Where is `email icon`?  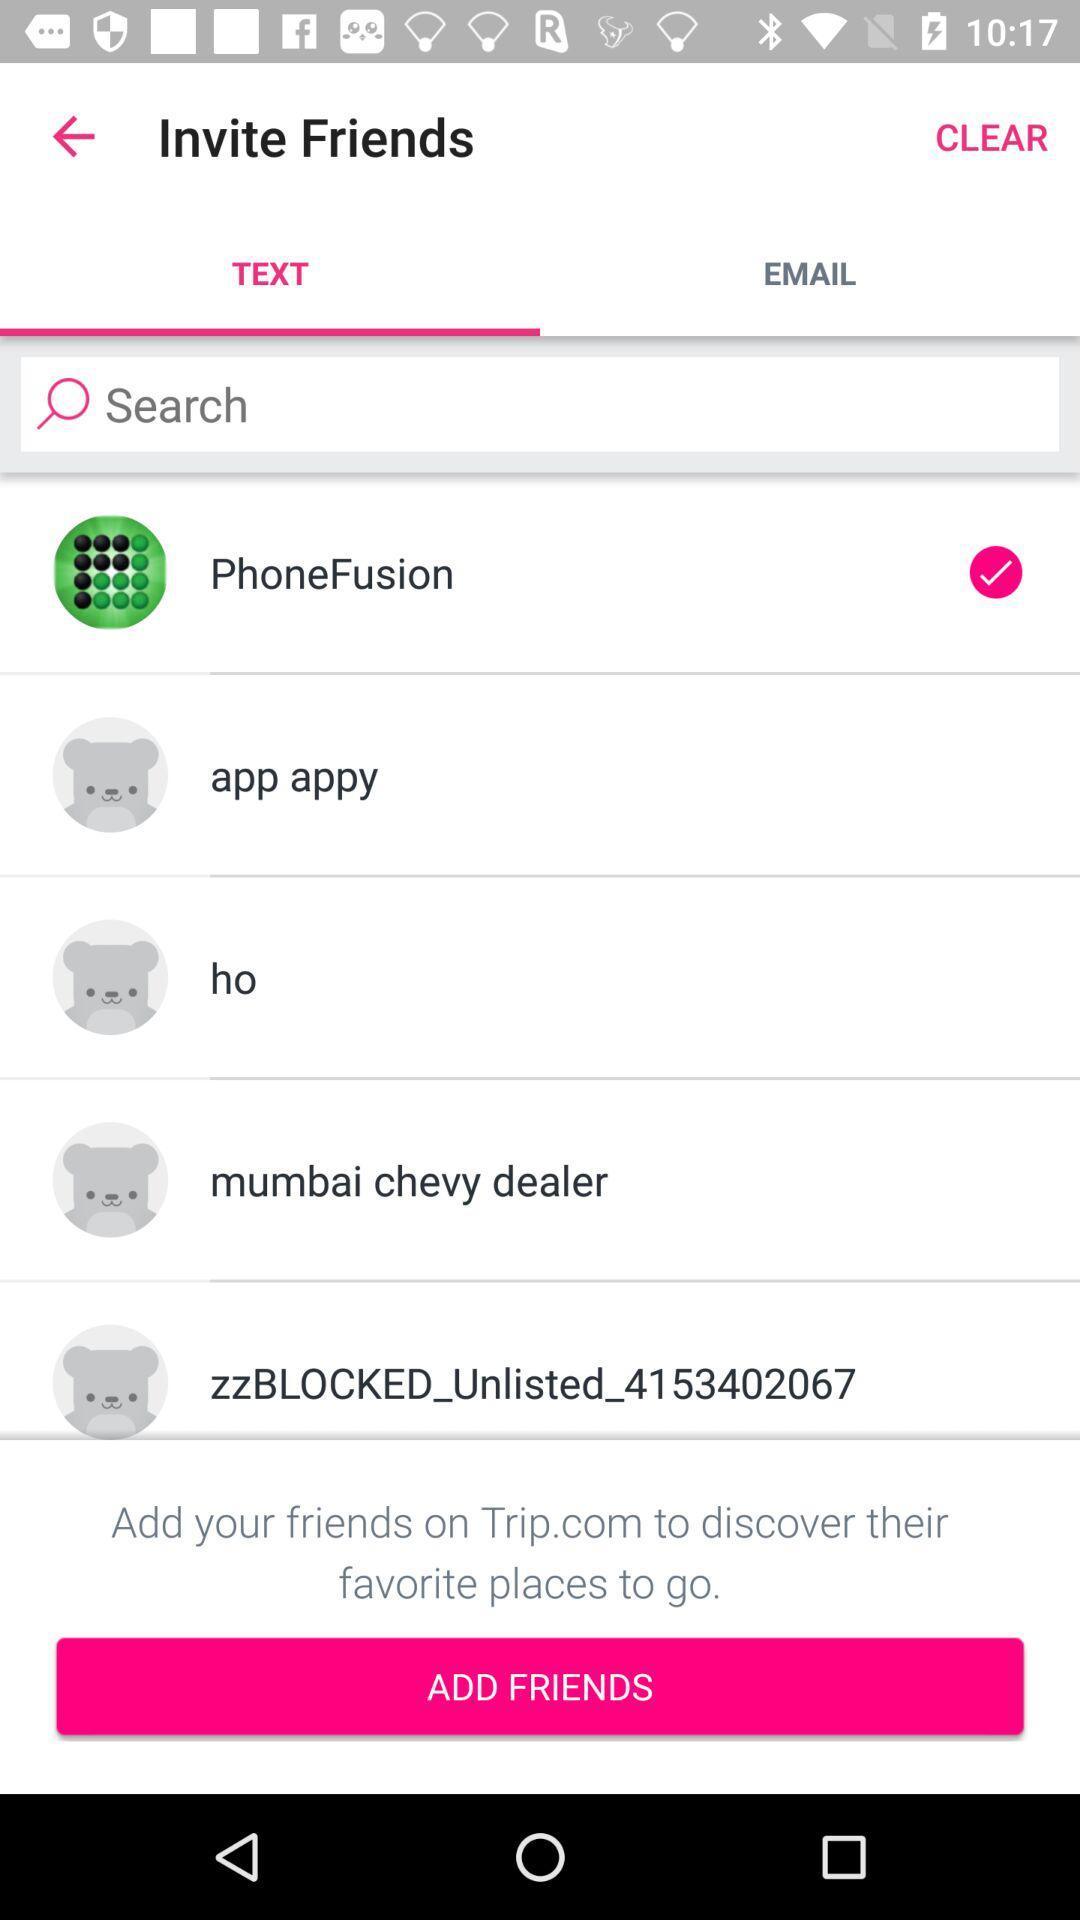 email icon is located at coordinates (810, 272).